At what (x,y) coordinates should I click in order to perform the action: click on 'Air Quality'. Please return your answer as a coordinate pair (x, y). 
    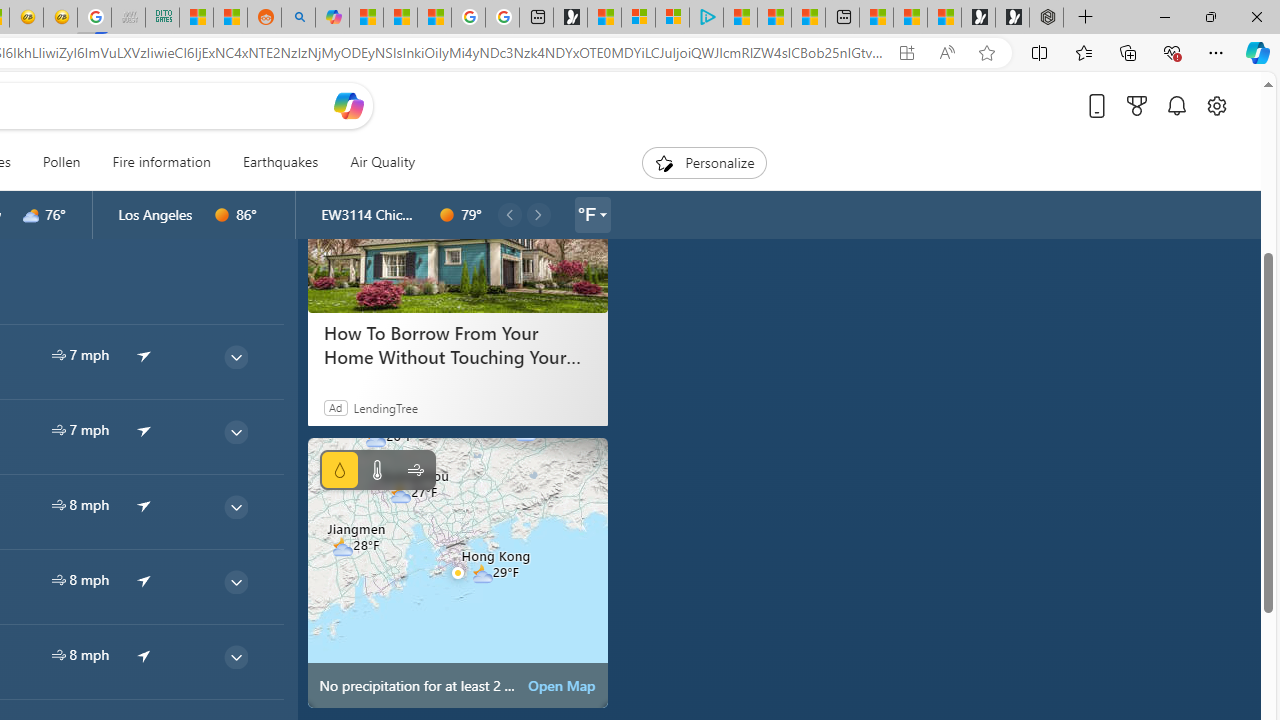
    Looking at the image, I should click on (382, 162).